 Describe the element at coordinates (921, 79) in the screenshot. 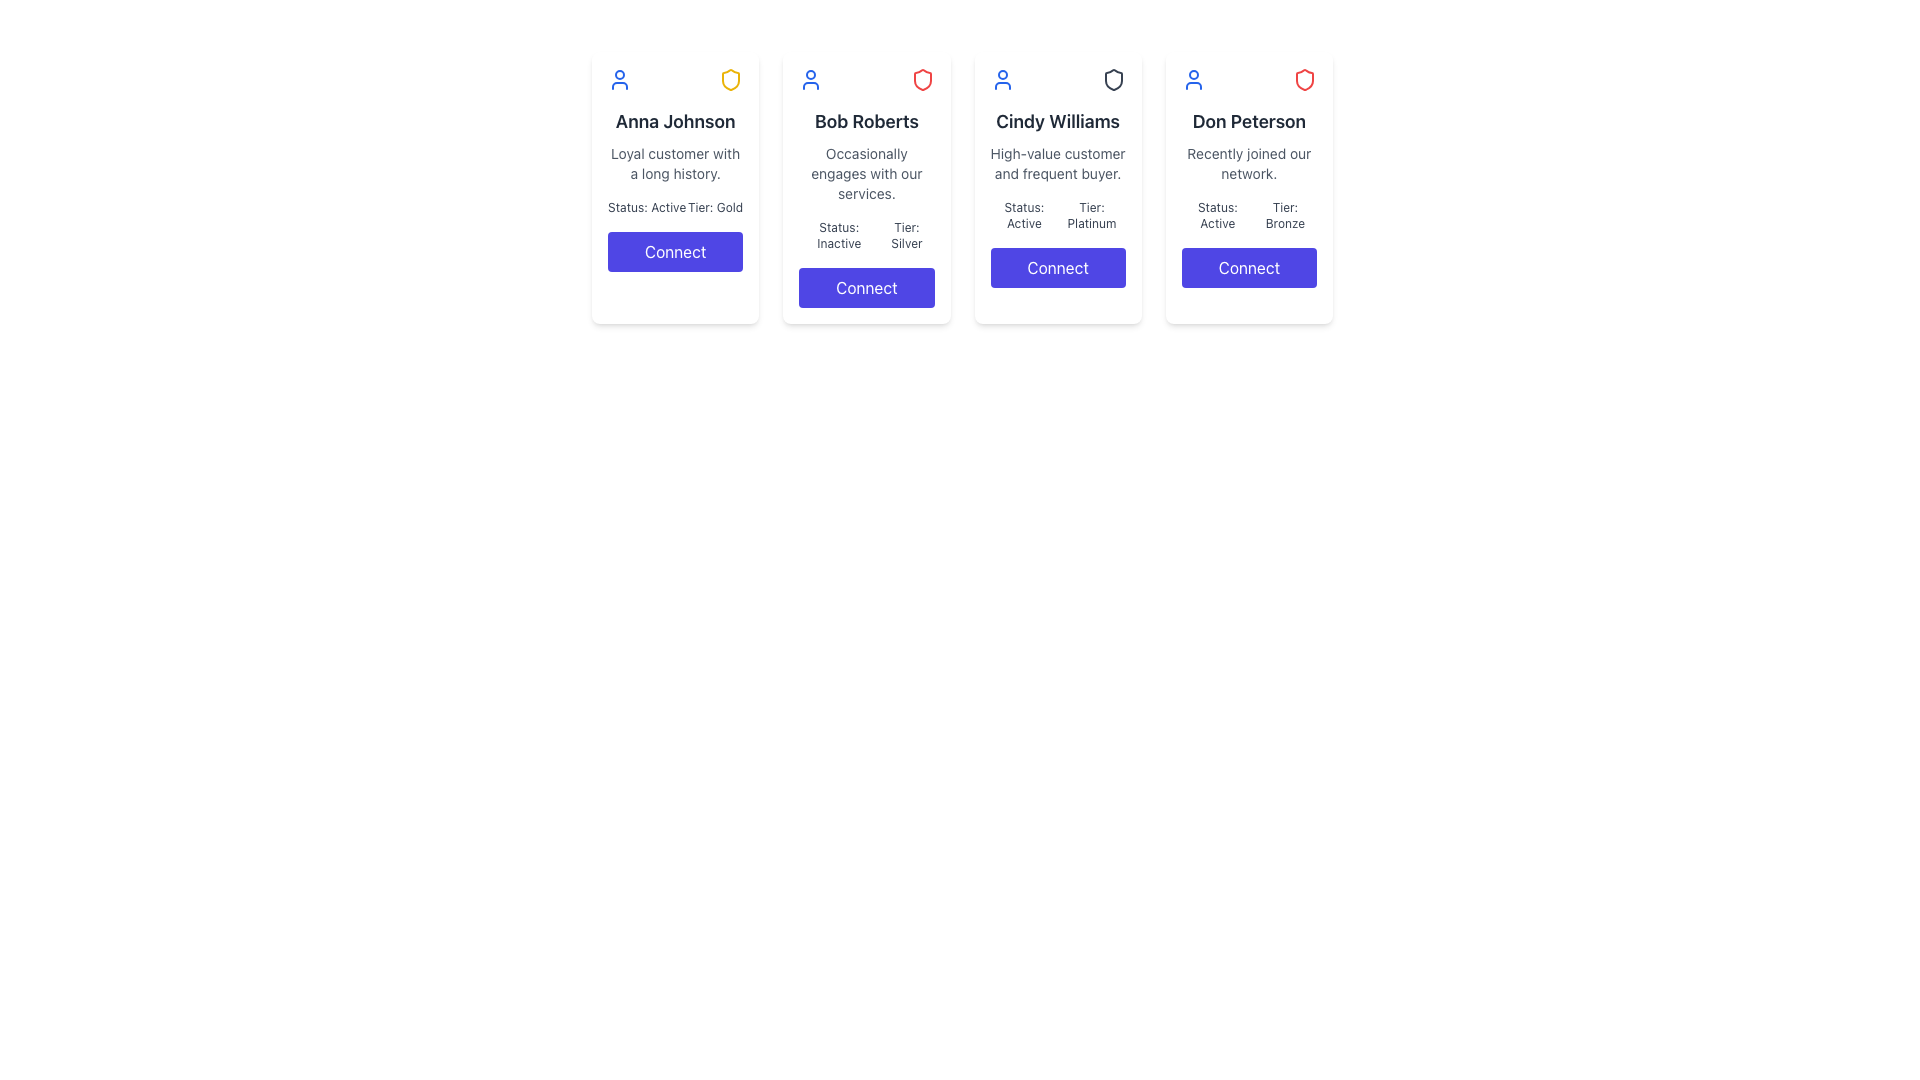

I see `the red shield-shaped icon located at the top-right corner of the 'Bob Roberts' card` at that location.